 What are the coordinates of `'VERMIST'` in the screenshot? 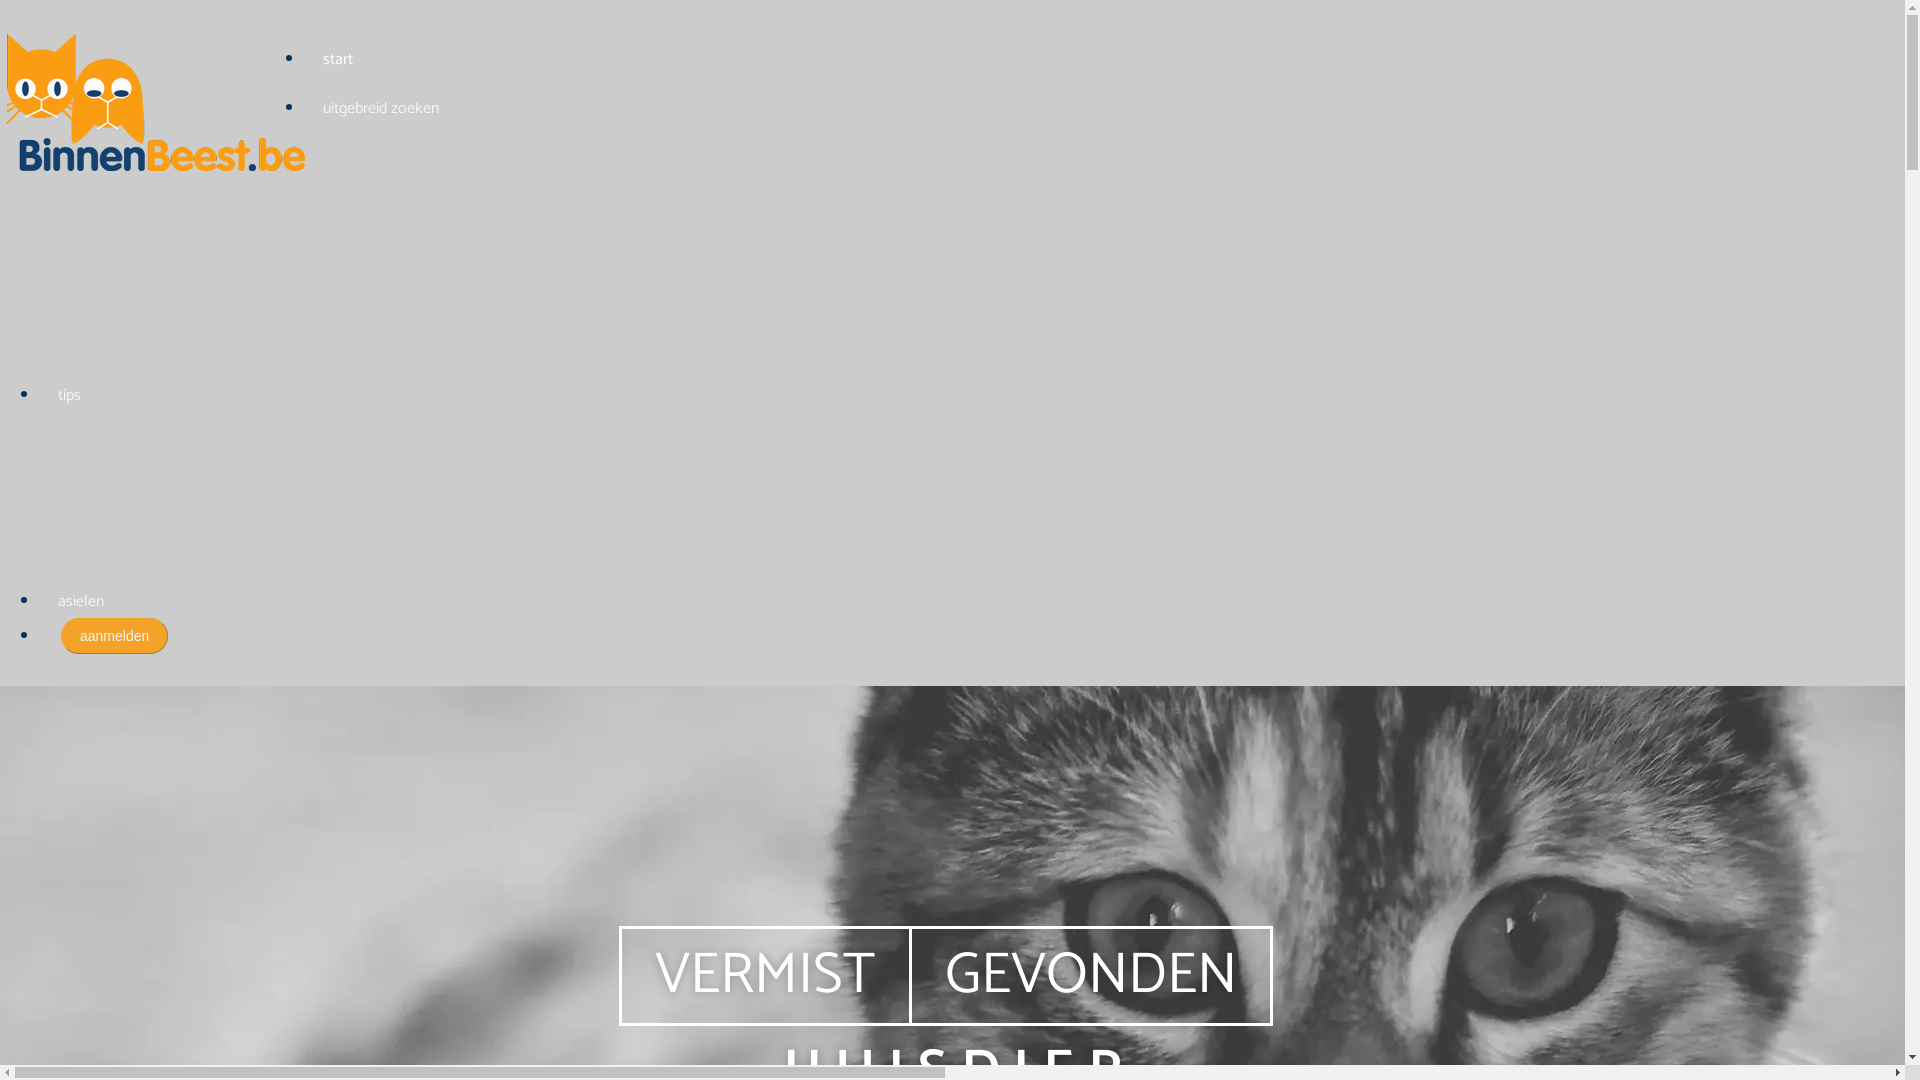 It's located at (763, 974).